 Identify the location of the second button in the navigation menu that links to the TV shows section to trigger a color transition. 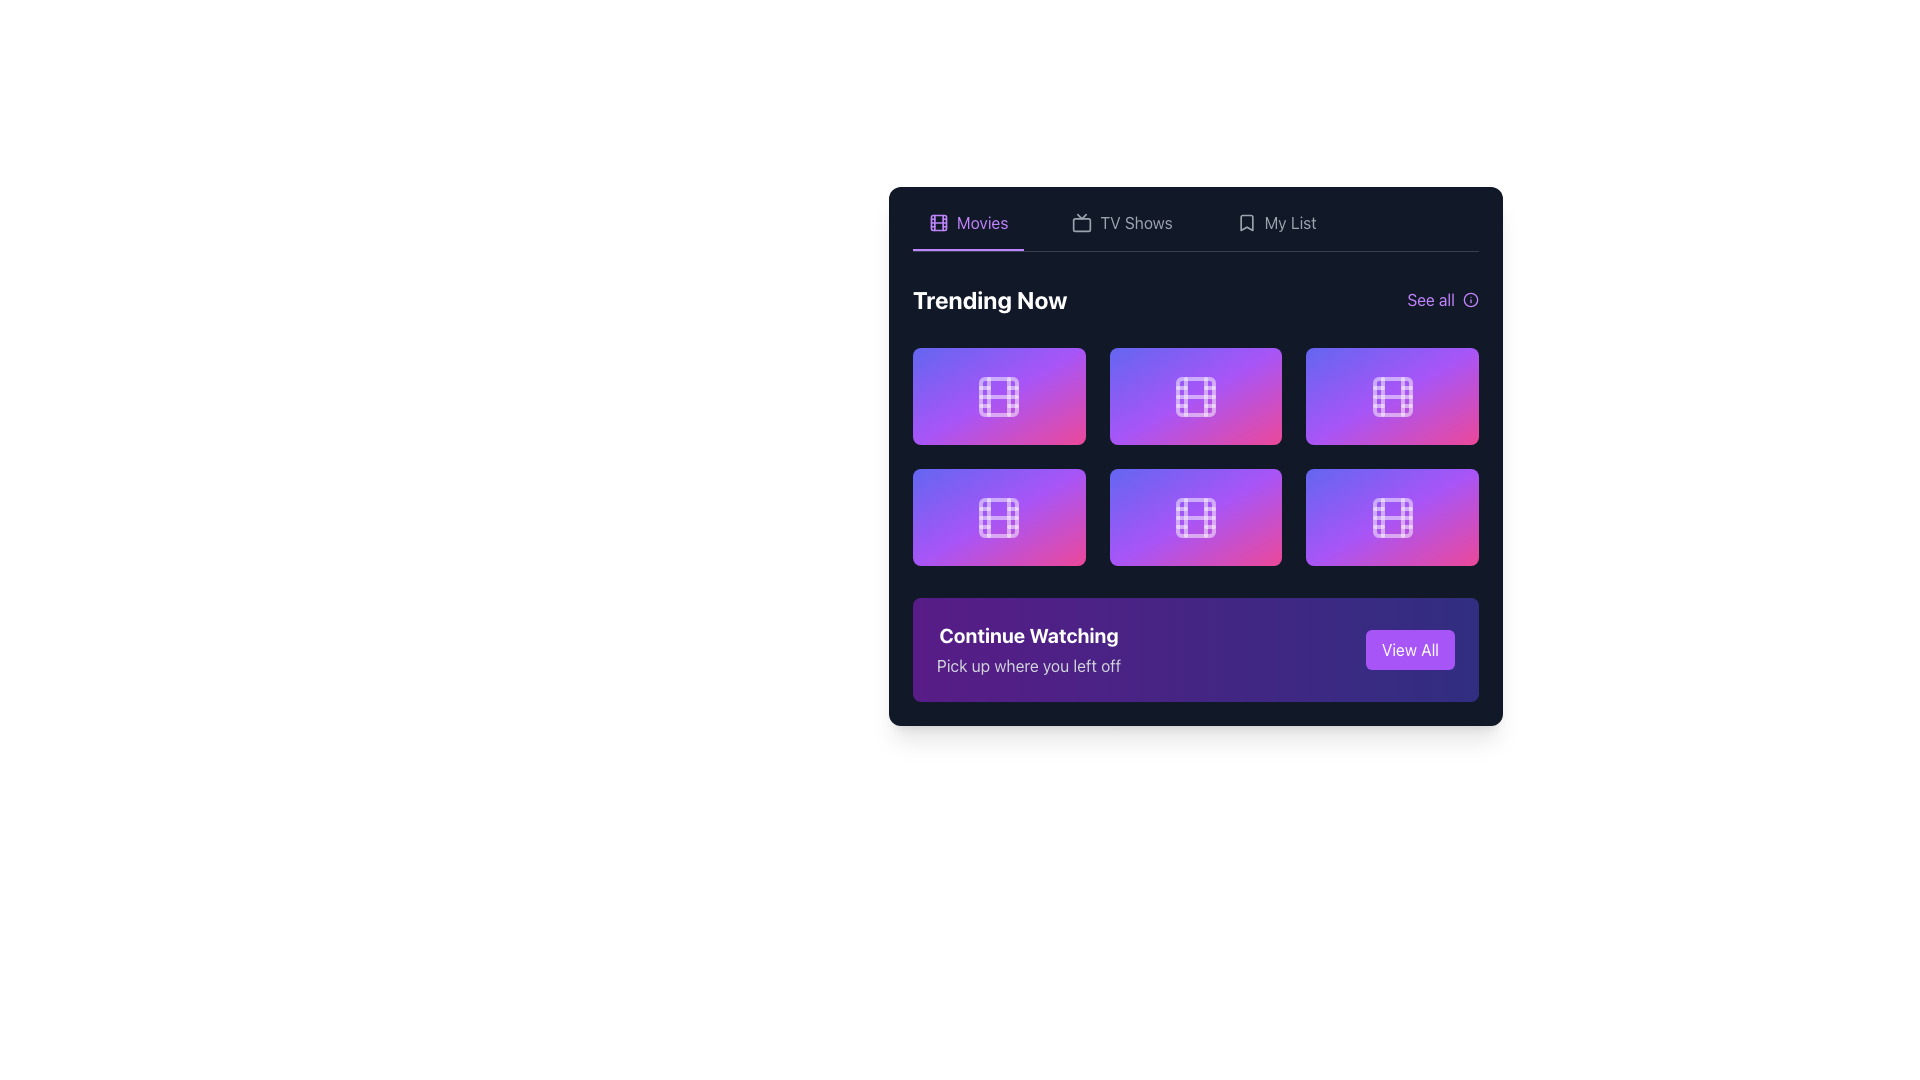
(1122, 230).